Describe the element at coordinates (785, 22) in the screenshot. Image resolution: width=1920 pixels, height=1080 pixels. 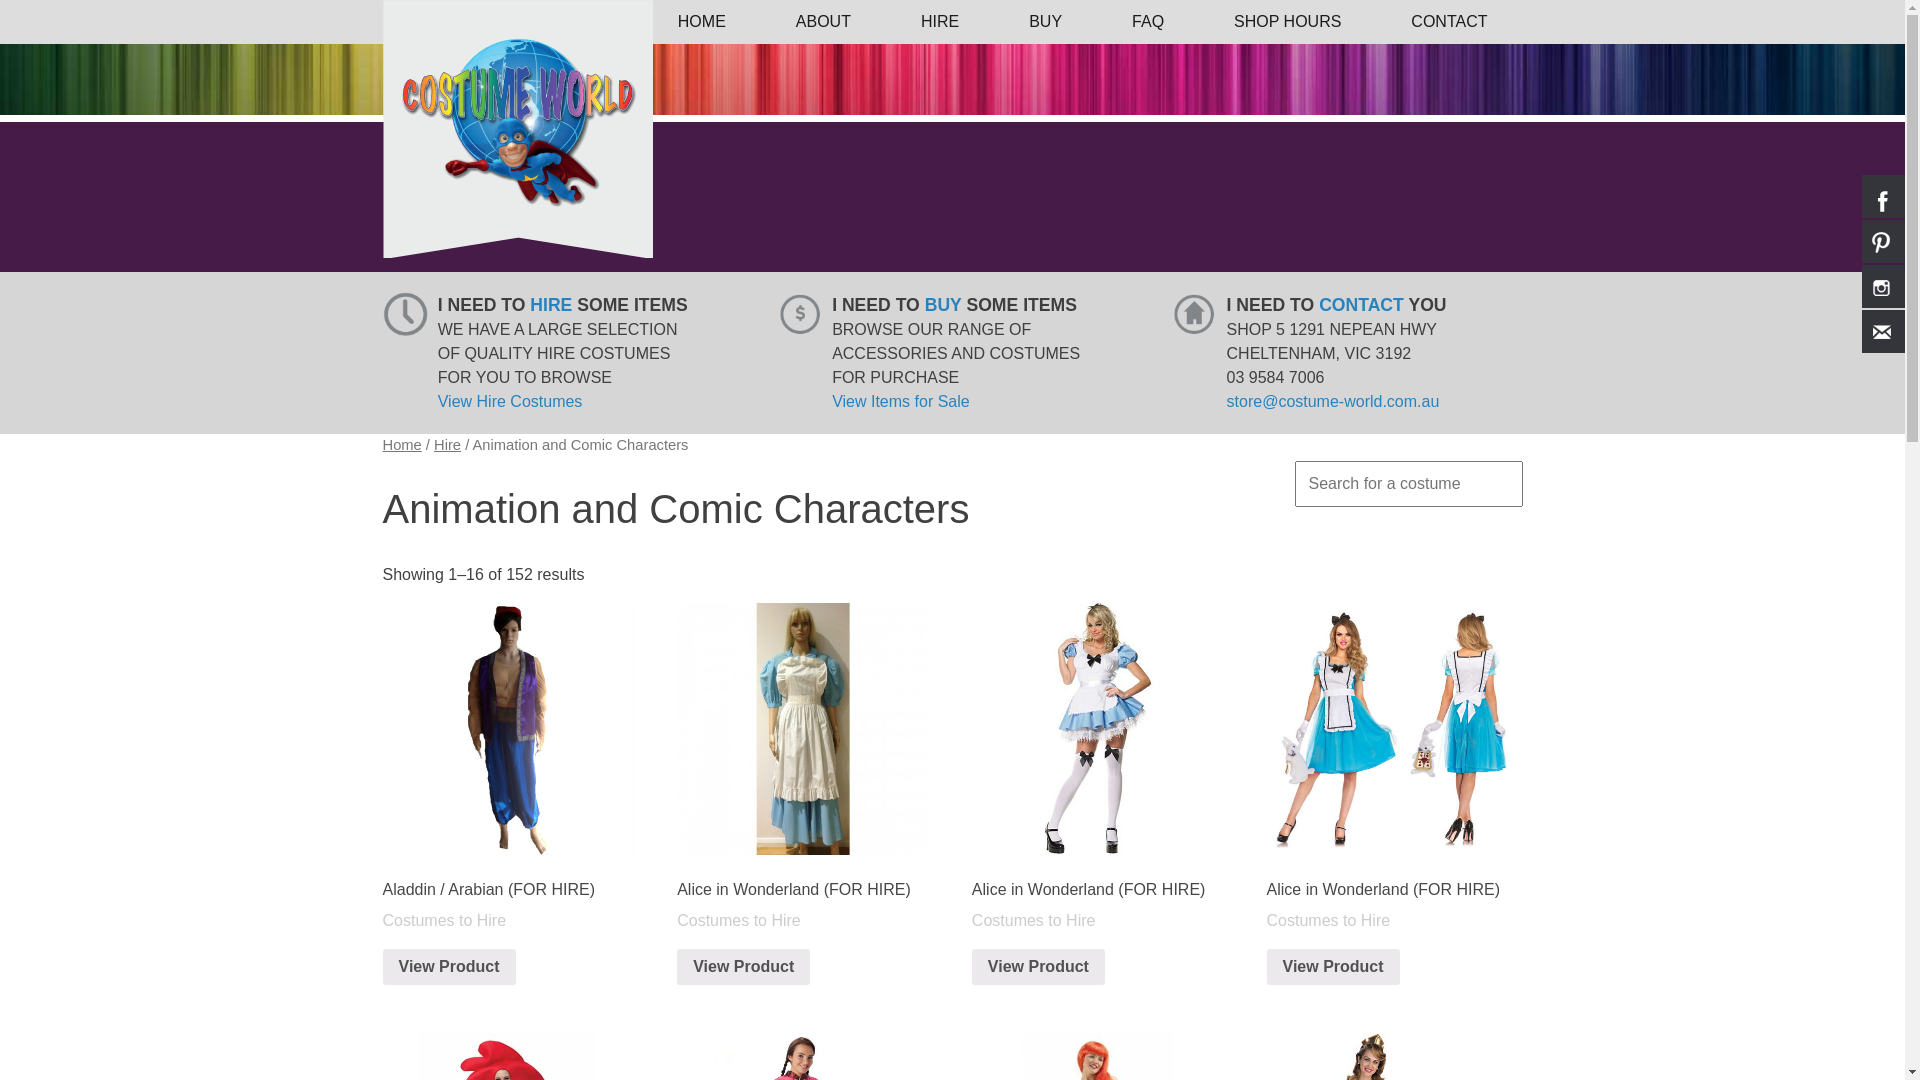
I see `'ABOUT'` at that location.